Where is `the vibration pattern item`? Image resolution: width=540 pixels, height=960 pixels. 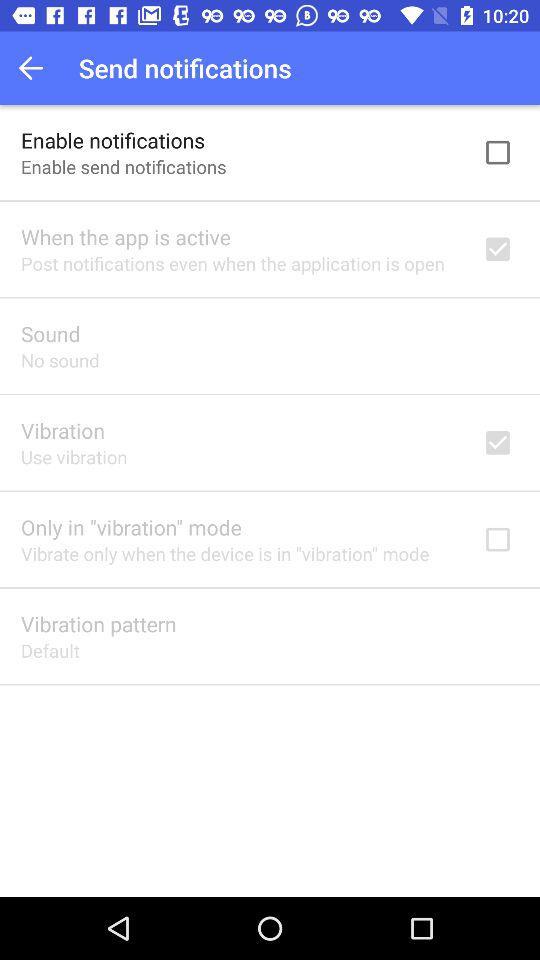
the vibration pattern item is located at coordinates (97, 623).